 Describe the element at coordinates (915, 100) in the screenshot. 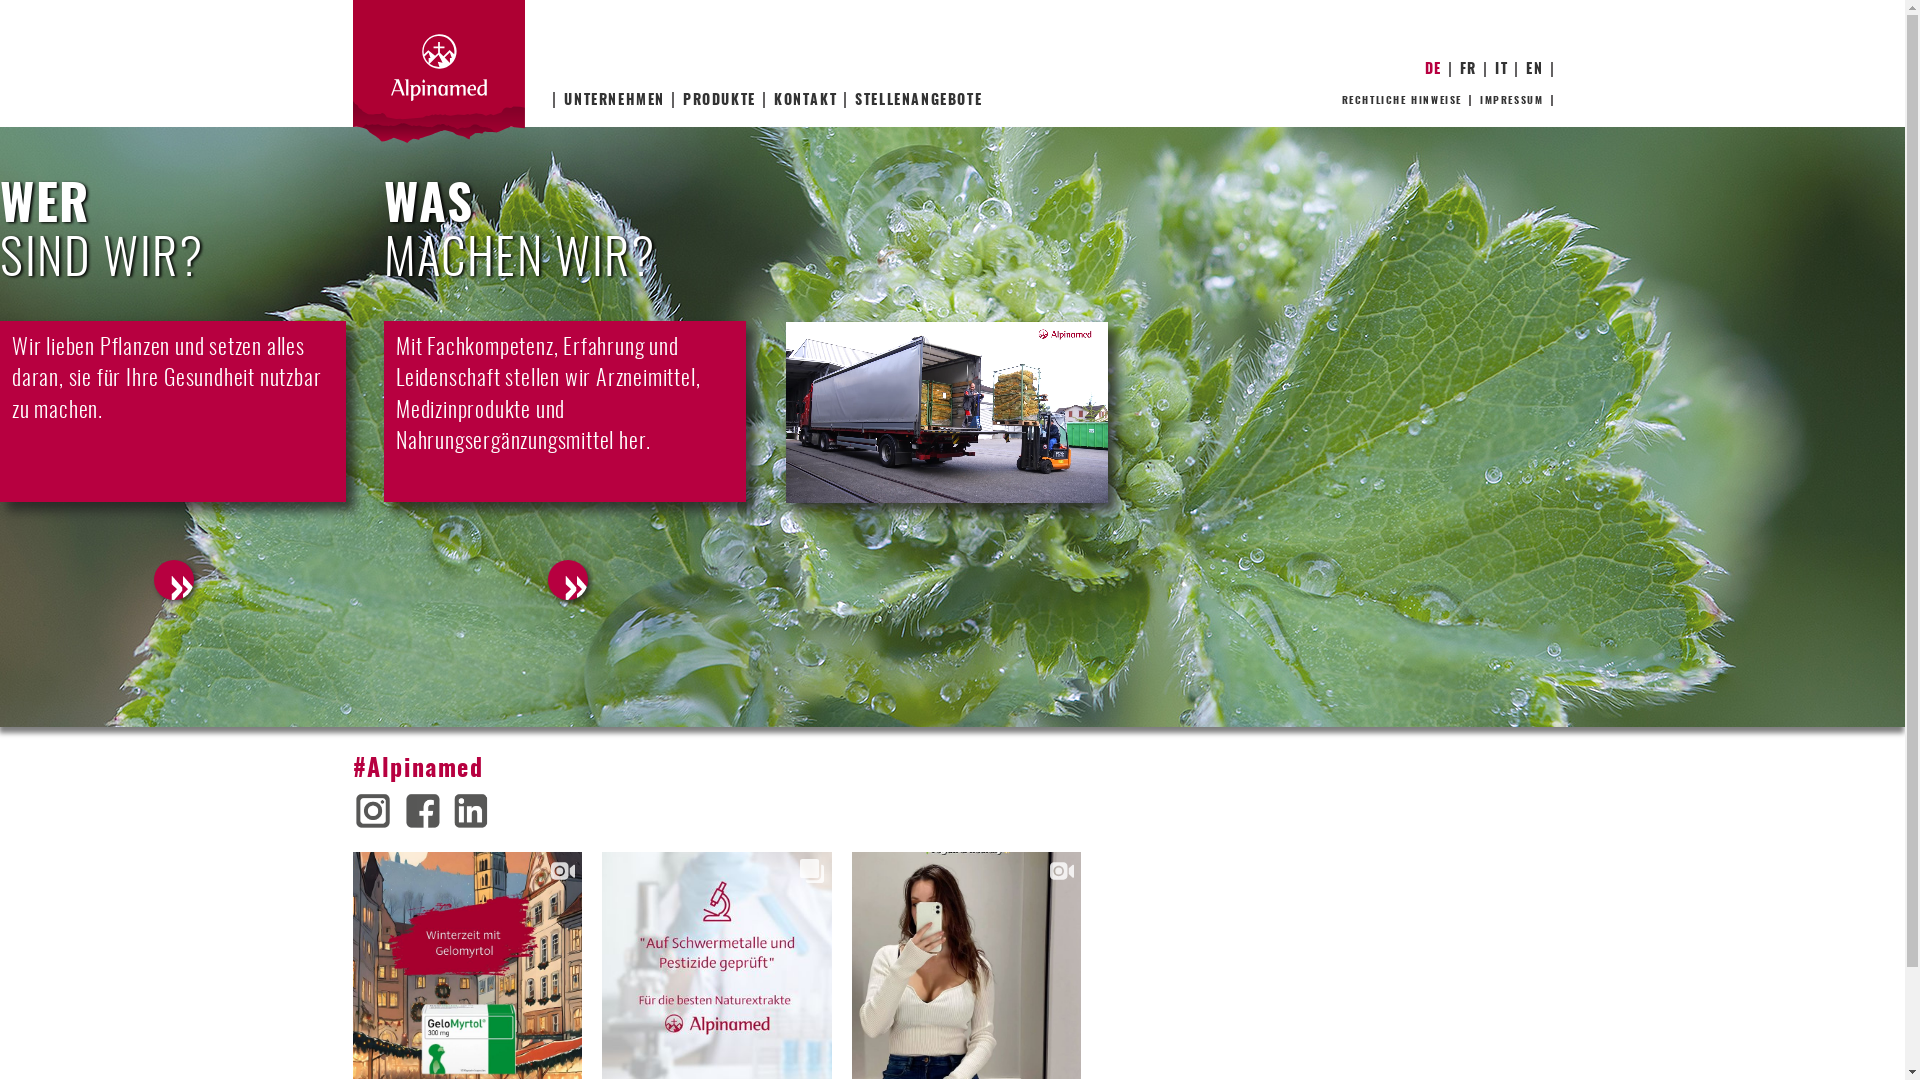

I see `'STELLENANGEBOTE'` at that location.